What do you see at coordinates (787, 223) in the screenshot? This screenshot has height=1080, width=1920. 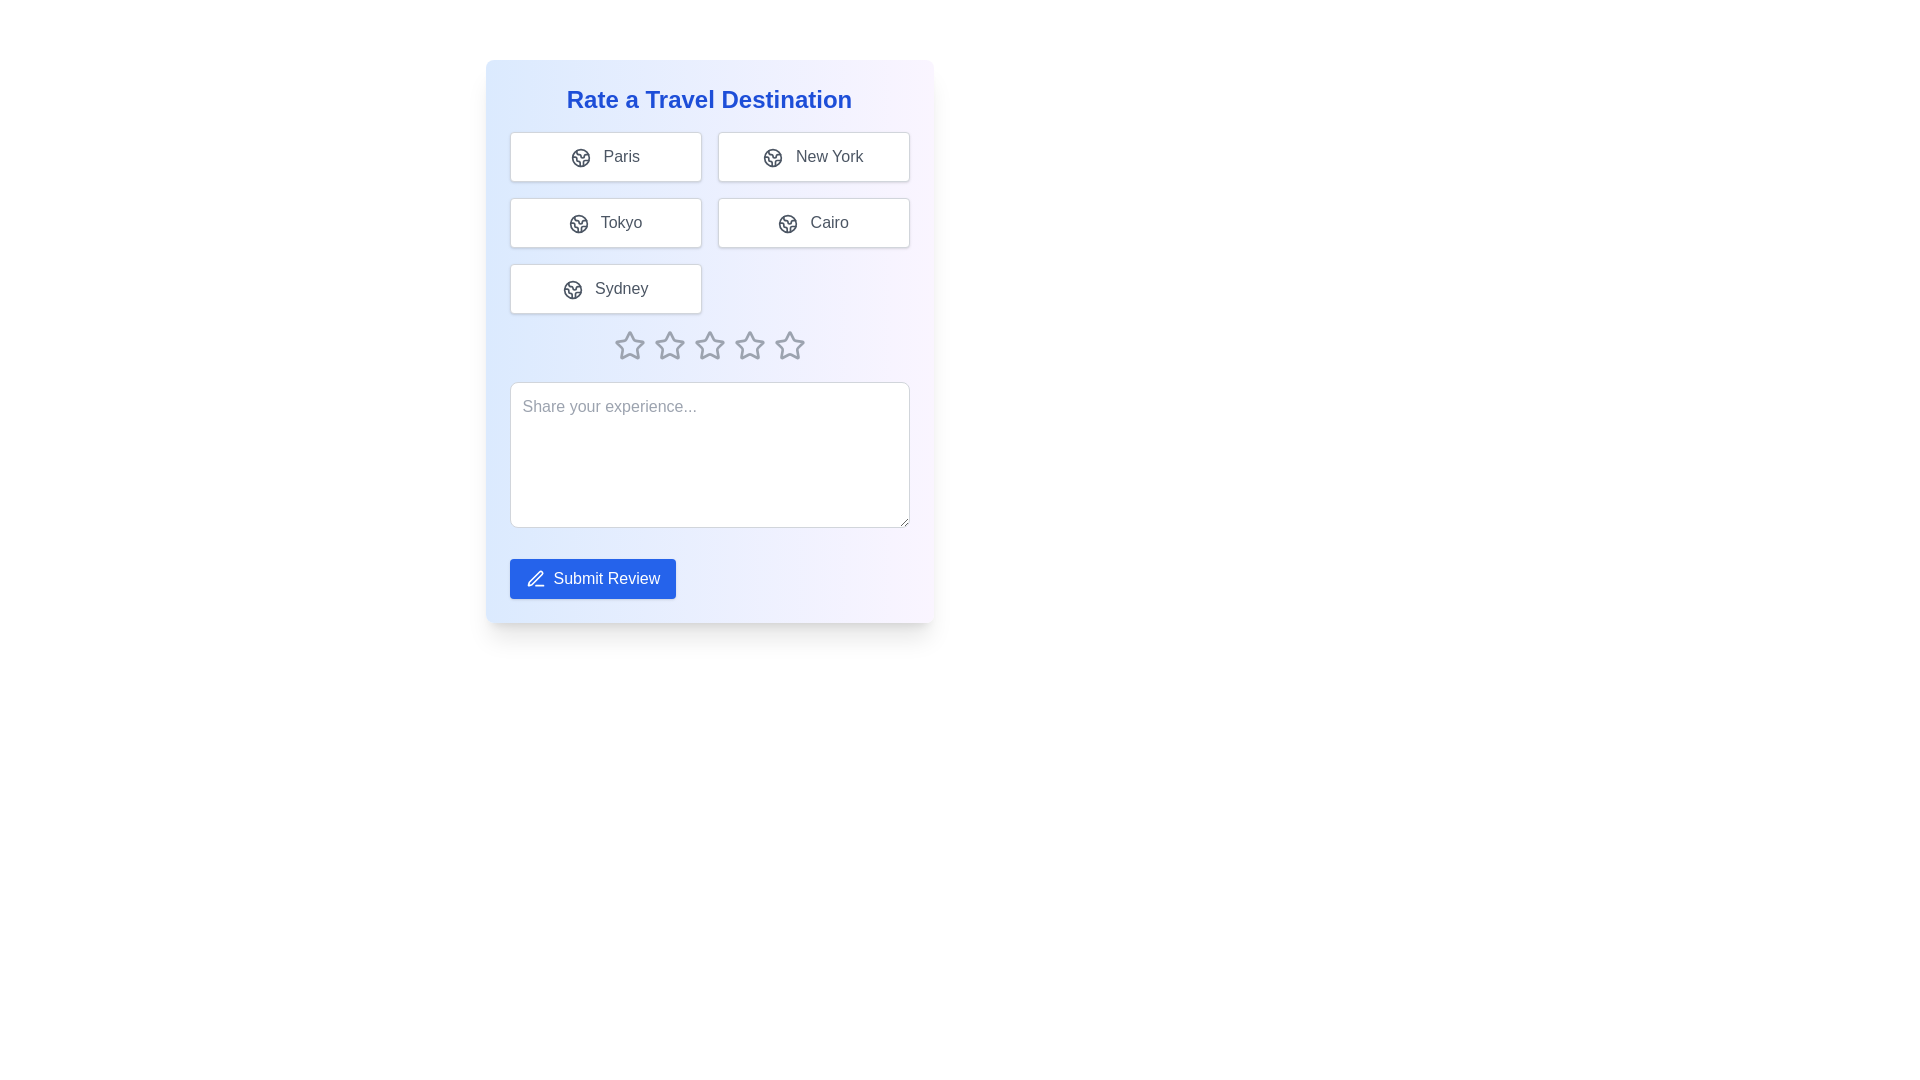 I see `the globe icon with a circular outline representing continents, located to the left of the 'Cairo' text label inside the button for 'Cairo' at the top-right corner of the travel destinations grid` at bounding box center [787, 223].